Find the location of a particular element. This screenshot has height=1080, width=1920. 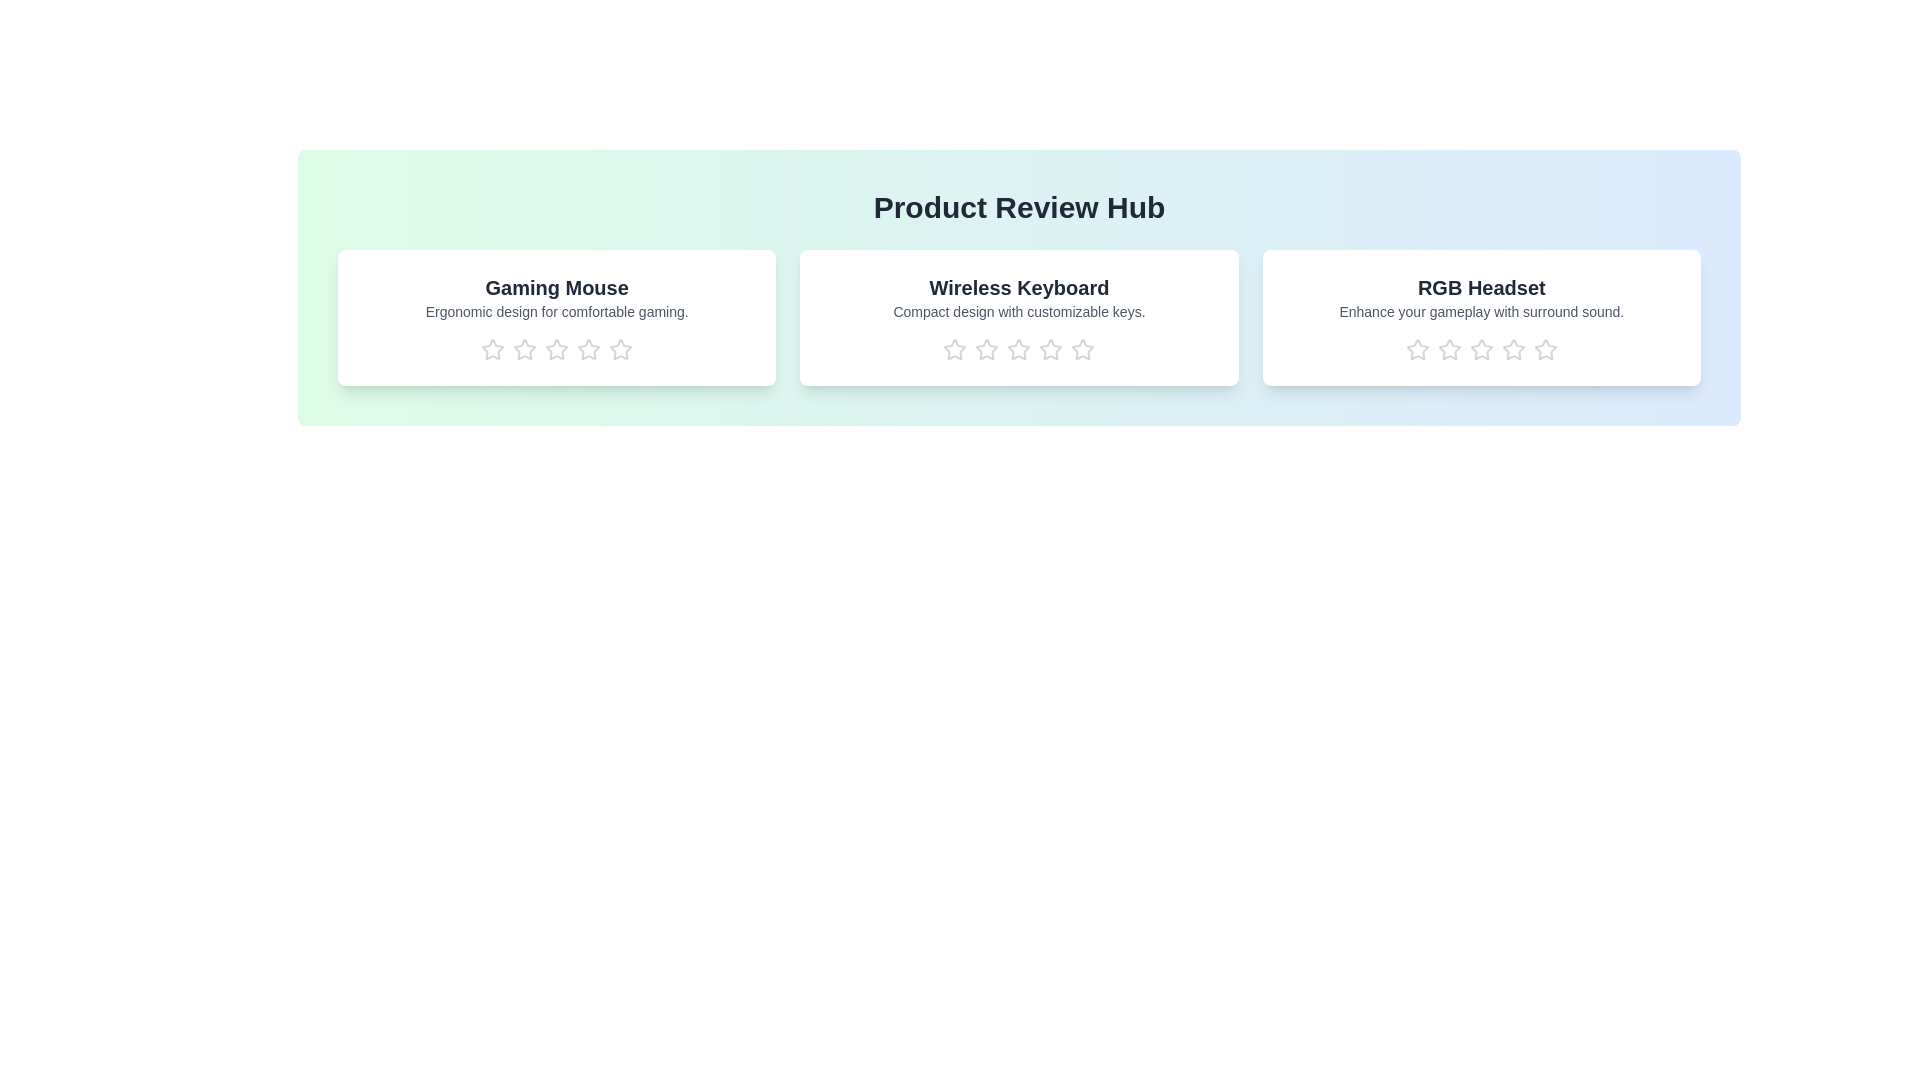

the rating for a product to 3 stars is located at coordinates (556, 349).